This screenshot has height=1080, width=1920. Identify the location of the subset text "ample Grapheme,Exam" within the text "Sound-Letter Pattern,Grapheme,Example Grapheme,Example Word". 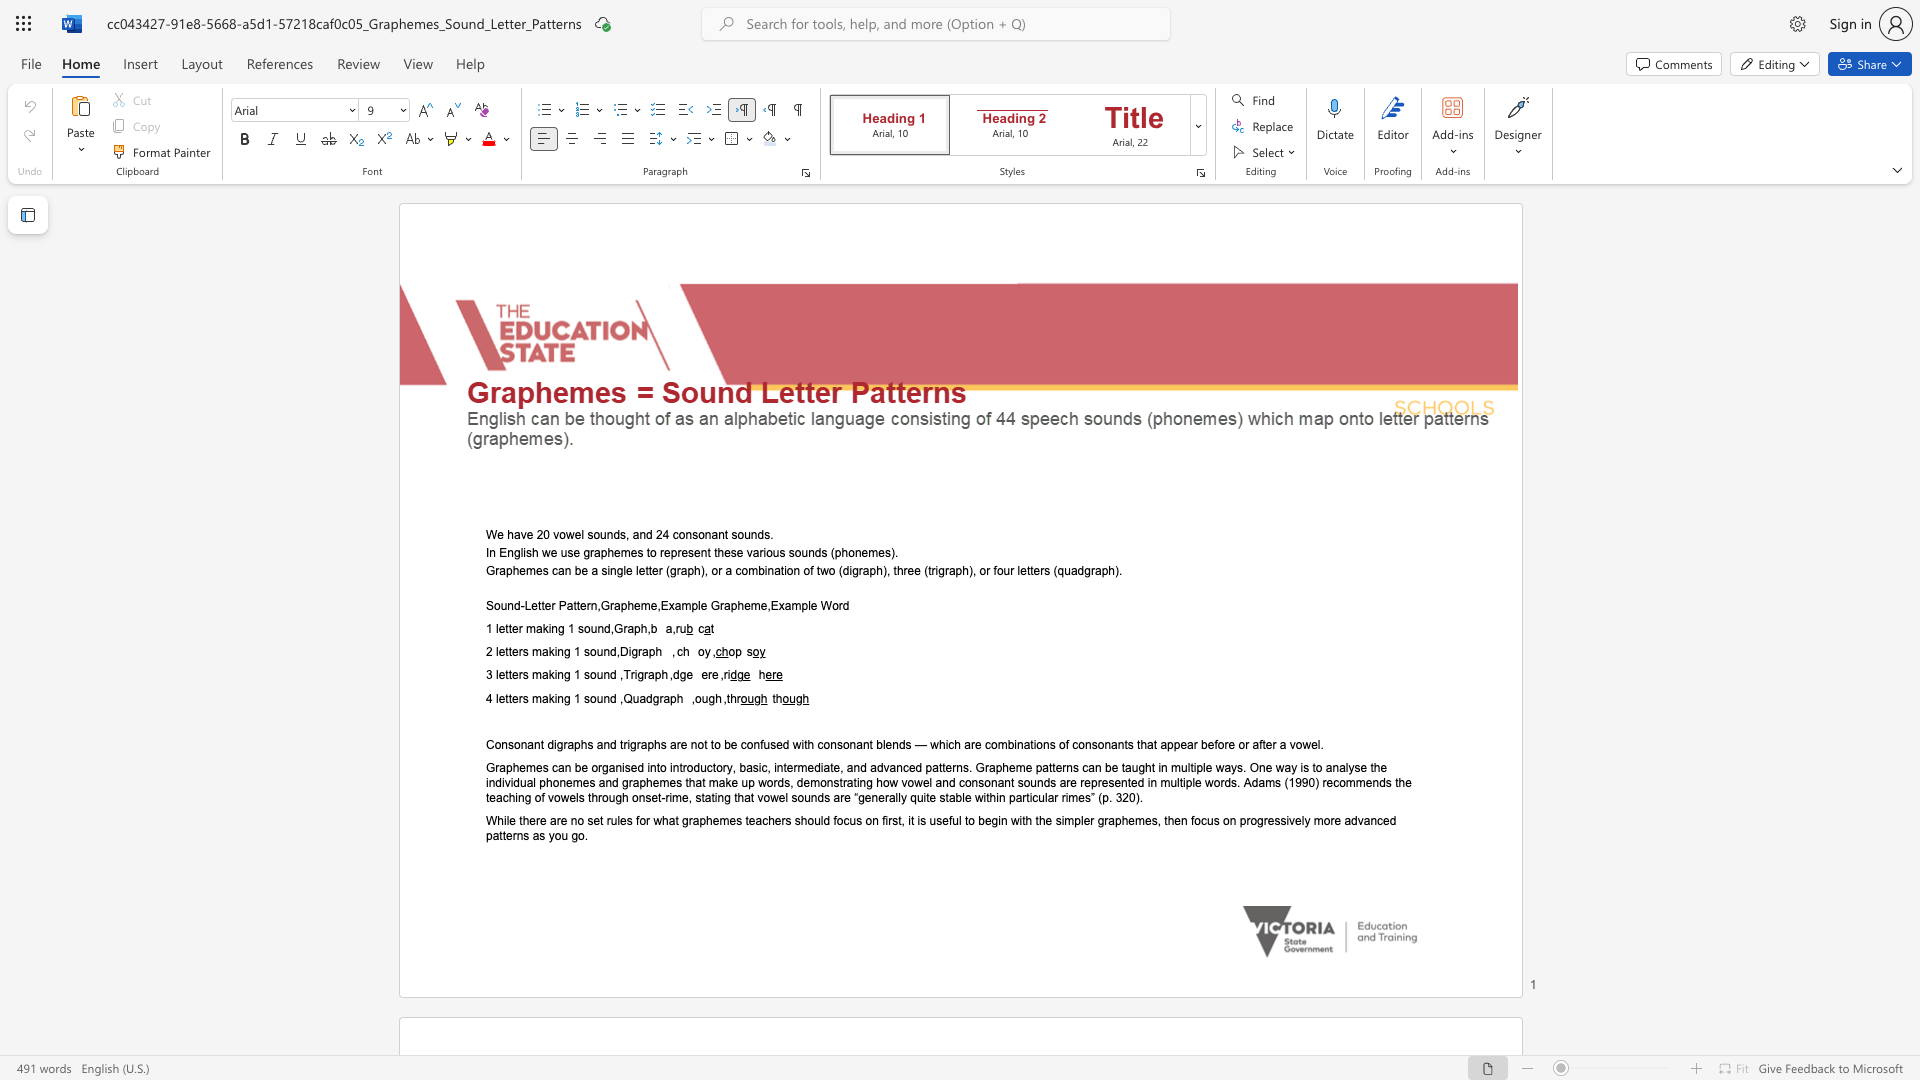
(674, 605).